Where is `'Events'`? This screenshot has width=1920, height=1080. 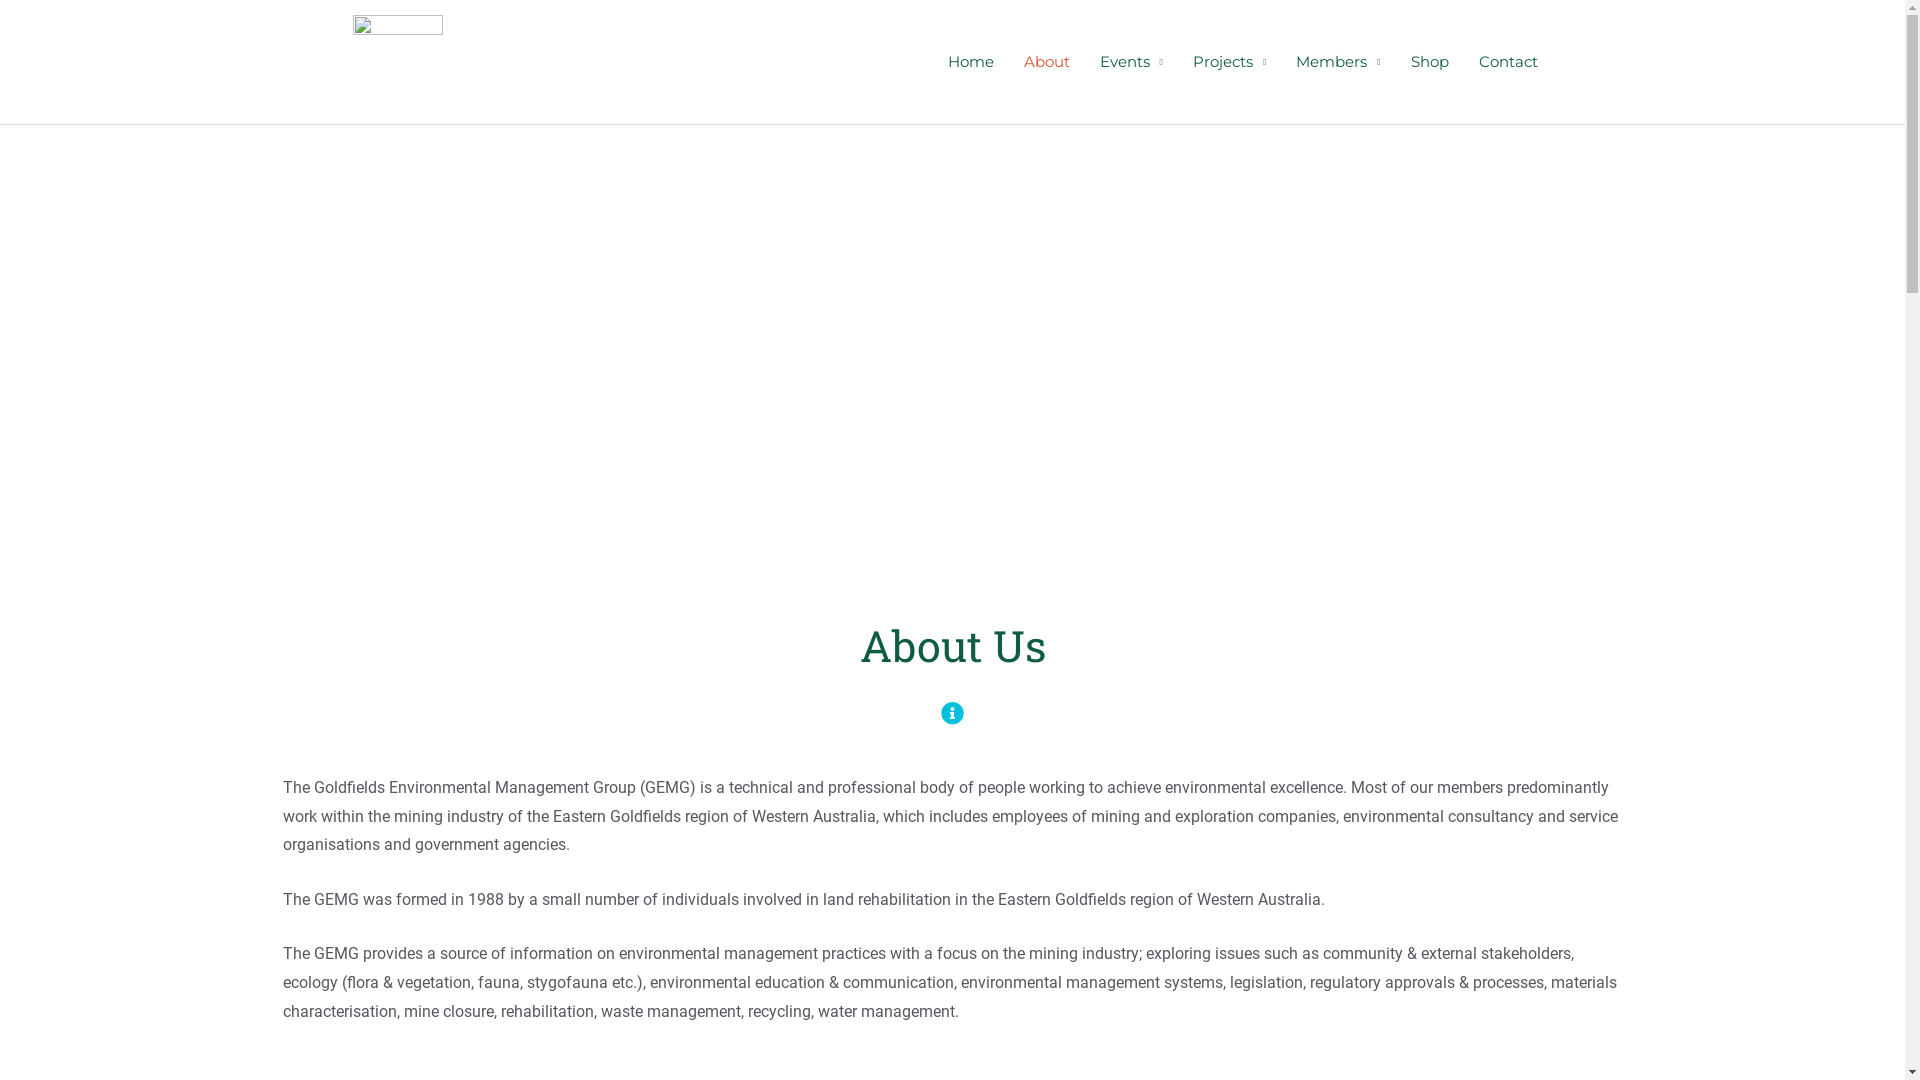 'Events' is located at coordinates (1131, 60).